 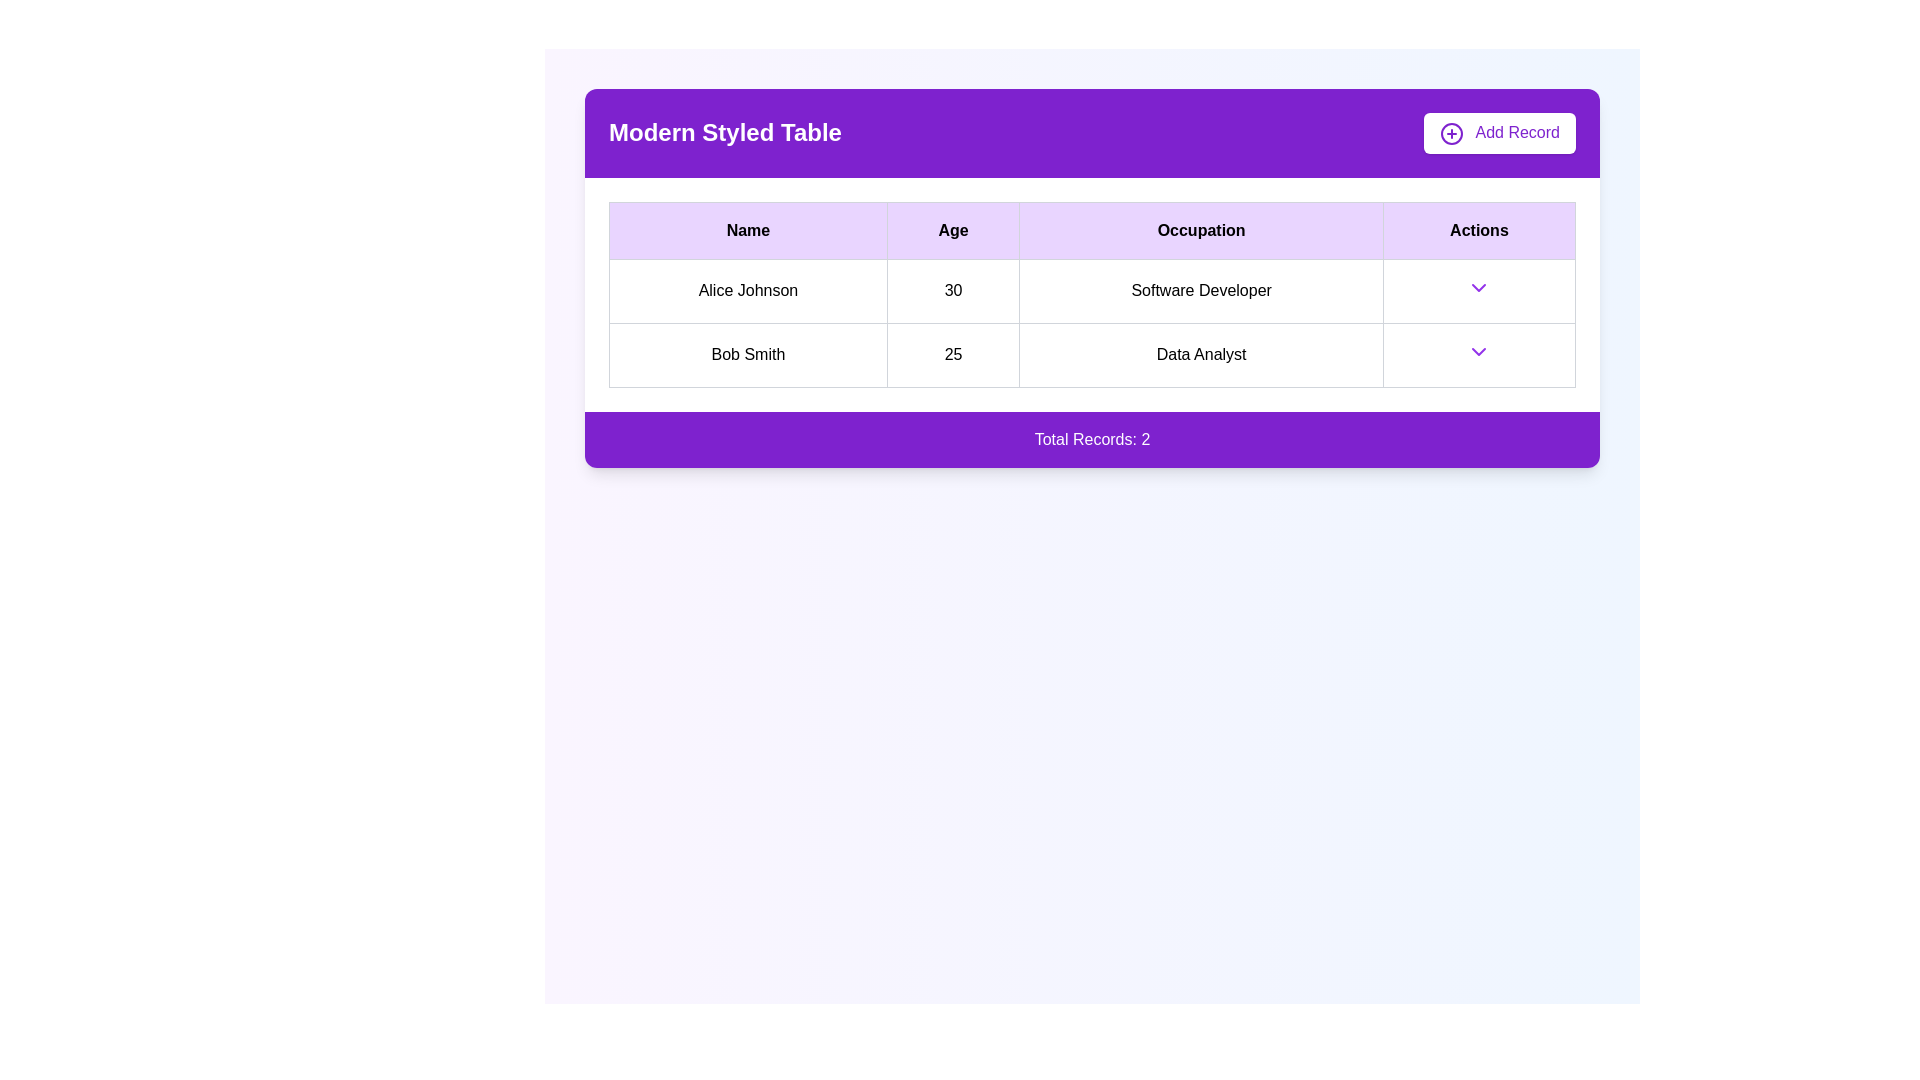 I want to click on the downward-facing purple Toggle icon located in the 'Actions' column of the table, aligned with the 'Bob Smith' row, so click(x=1479, y=354).